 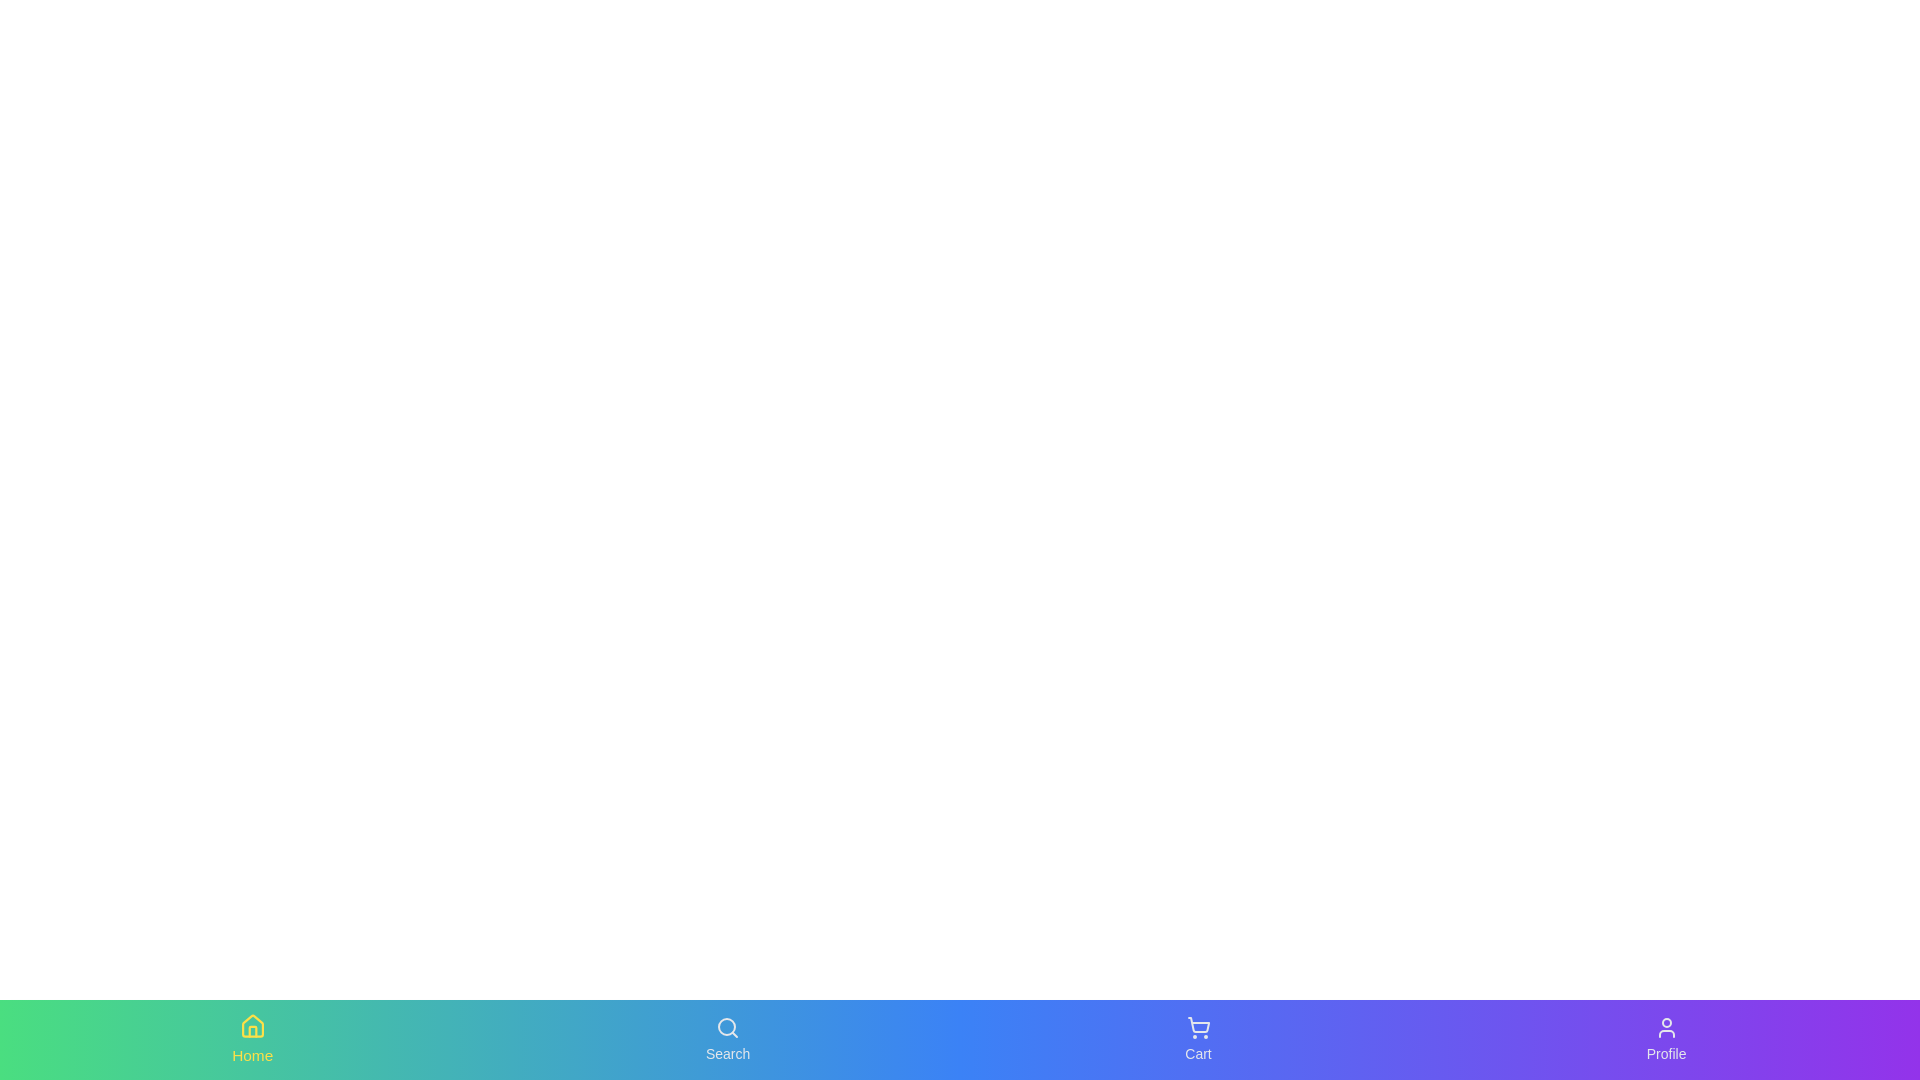 What do you see at coordinates (1666, 1039) in the screenshot?
I see `the navigation button that directs to the profile page, which is the fourth element in the horizontal navigation bar` at bounding box center [1666, 1039].